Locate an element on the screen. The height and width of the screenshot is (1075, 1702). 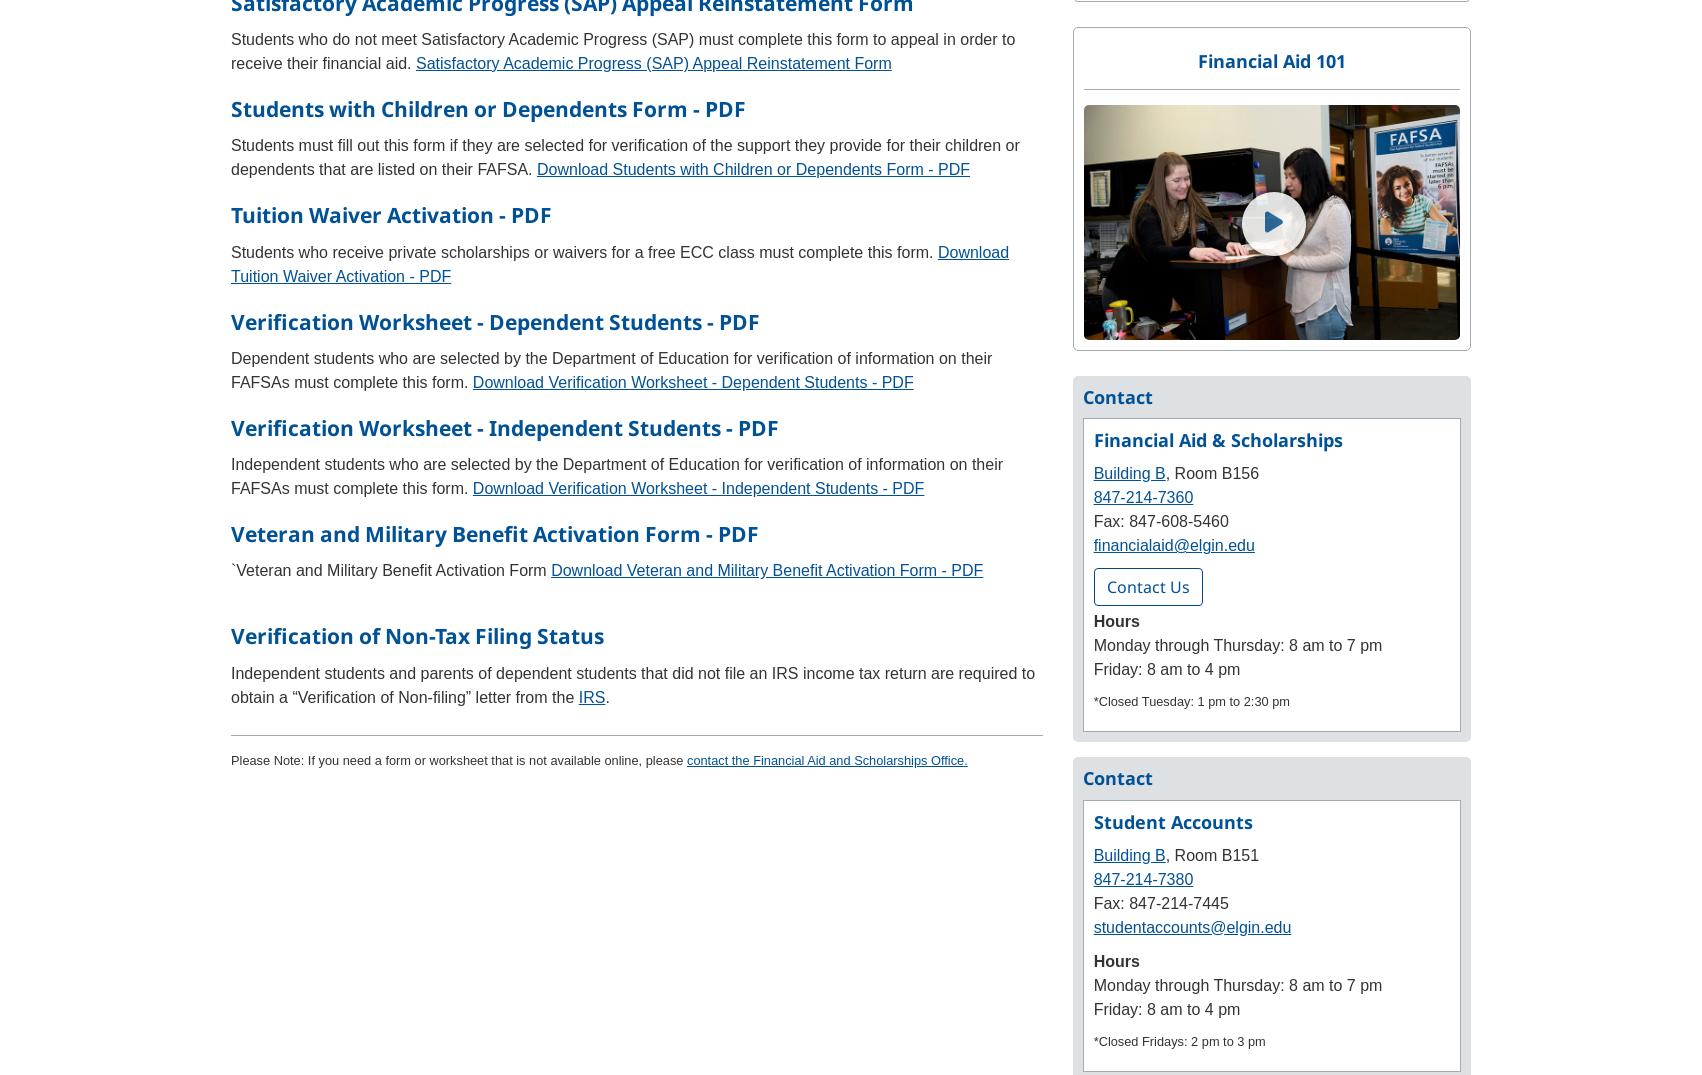
'847-214-7380' is located at coordinates (1143, 878).